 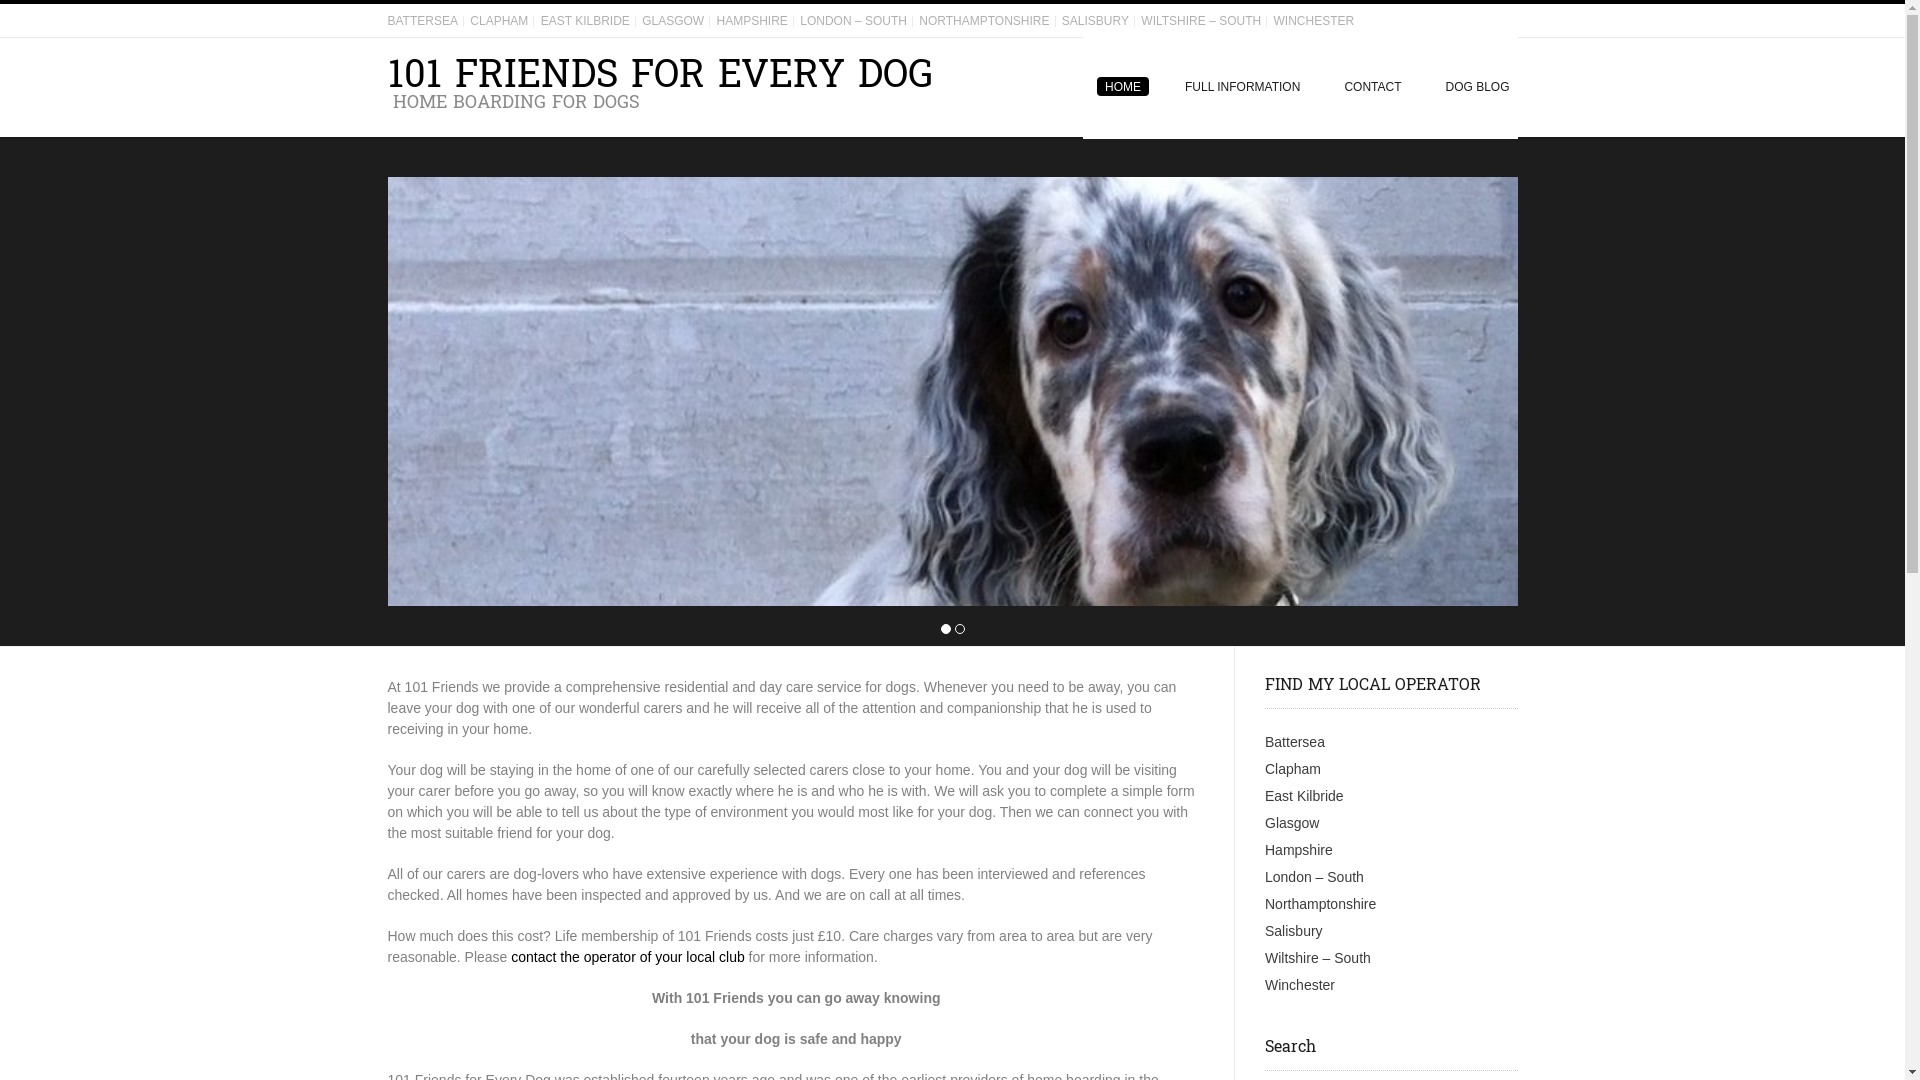 I want to click on 'CLAPHAM', so click(x=499, y=20).